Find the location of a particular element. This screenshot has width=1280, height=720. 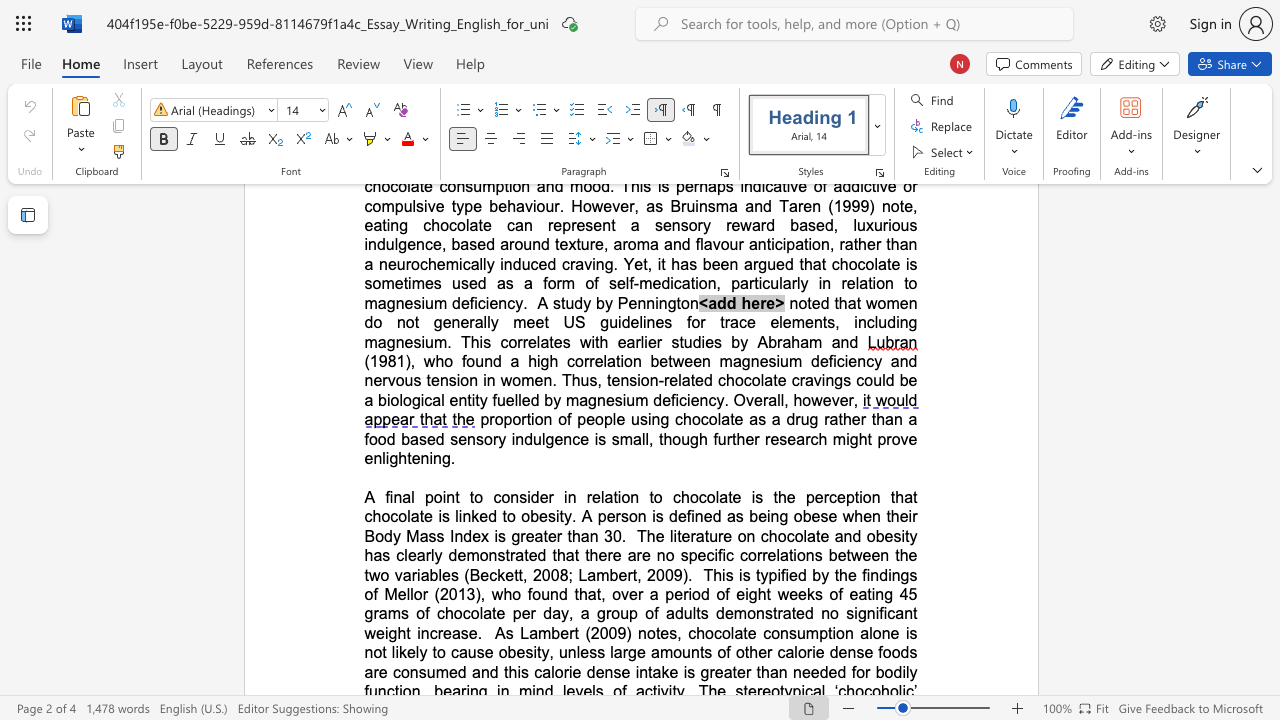

the subset text "rg" within the text "large amounts" is located at coordinates (621, 652).